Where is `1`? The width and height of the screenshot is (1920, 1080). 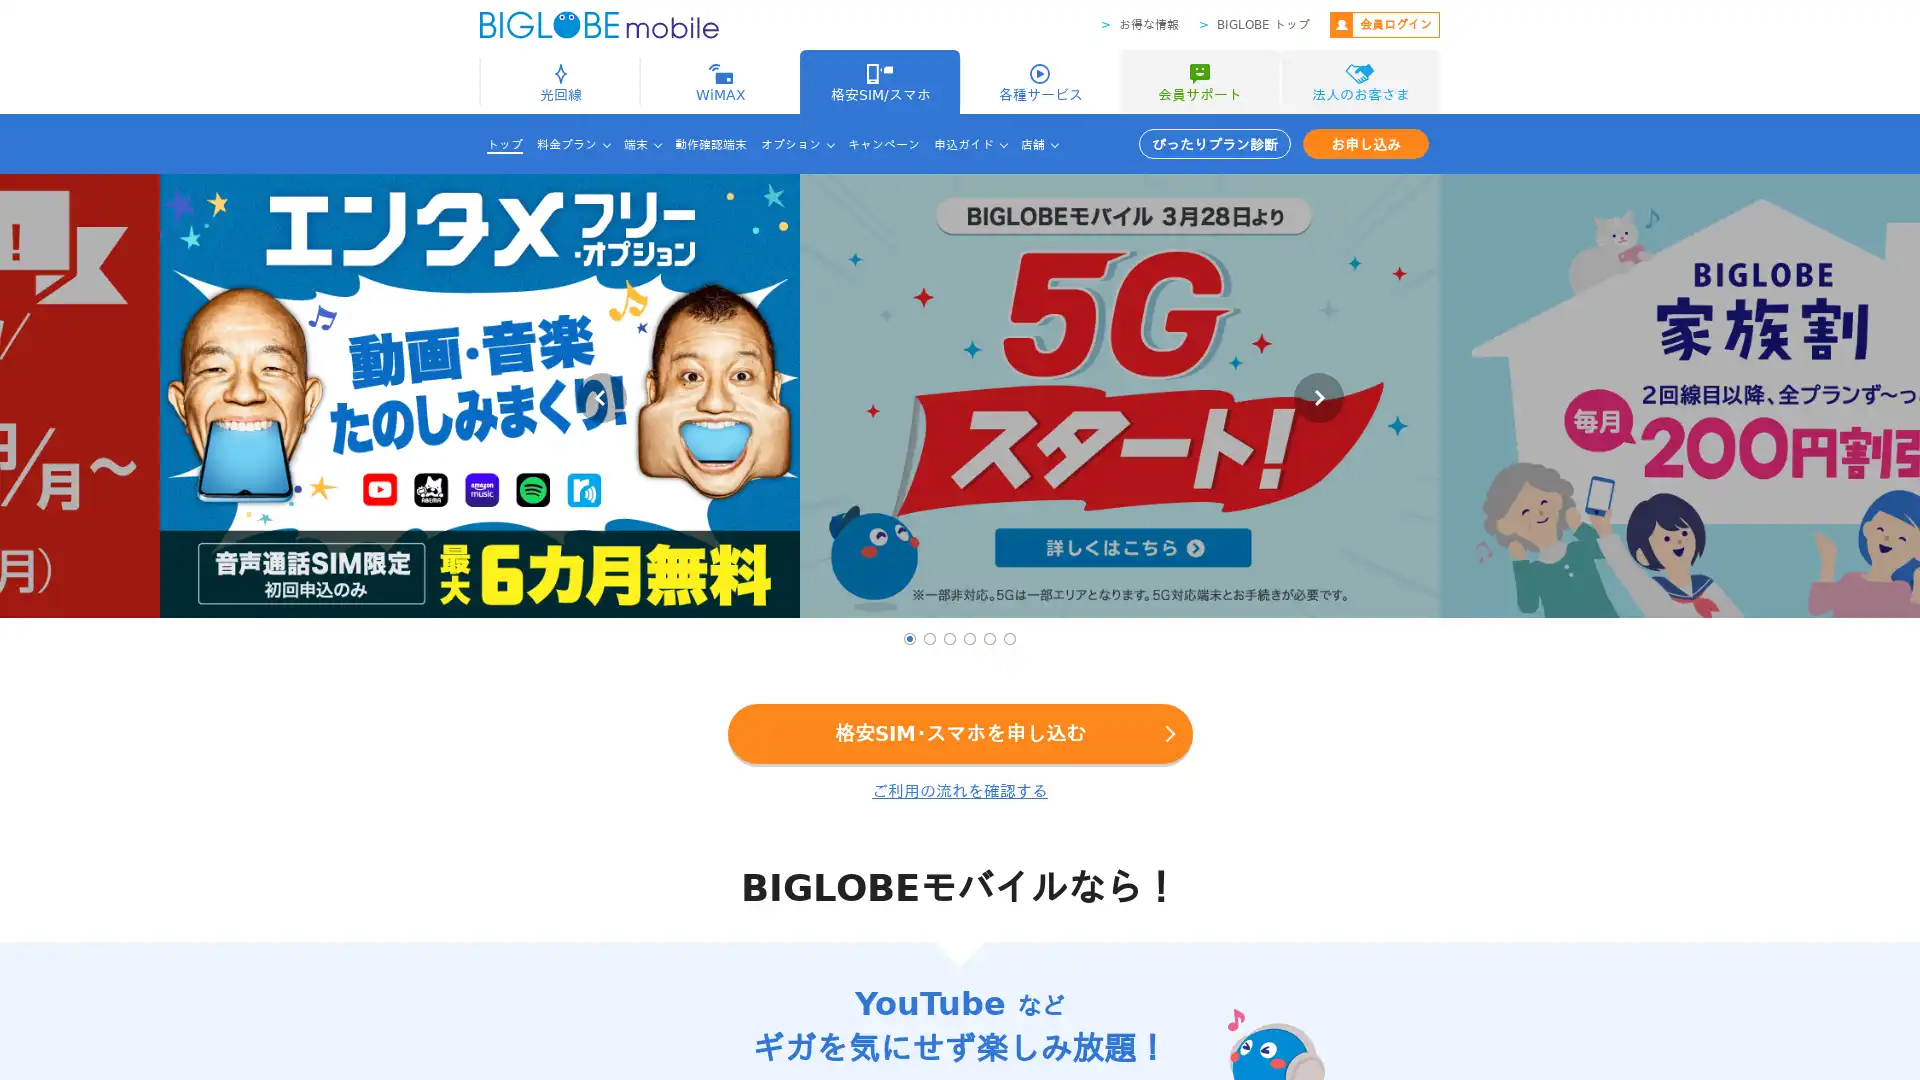 1 is located at coordinates (909, 639).